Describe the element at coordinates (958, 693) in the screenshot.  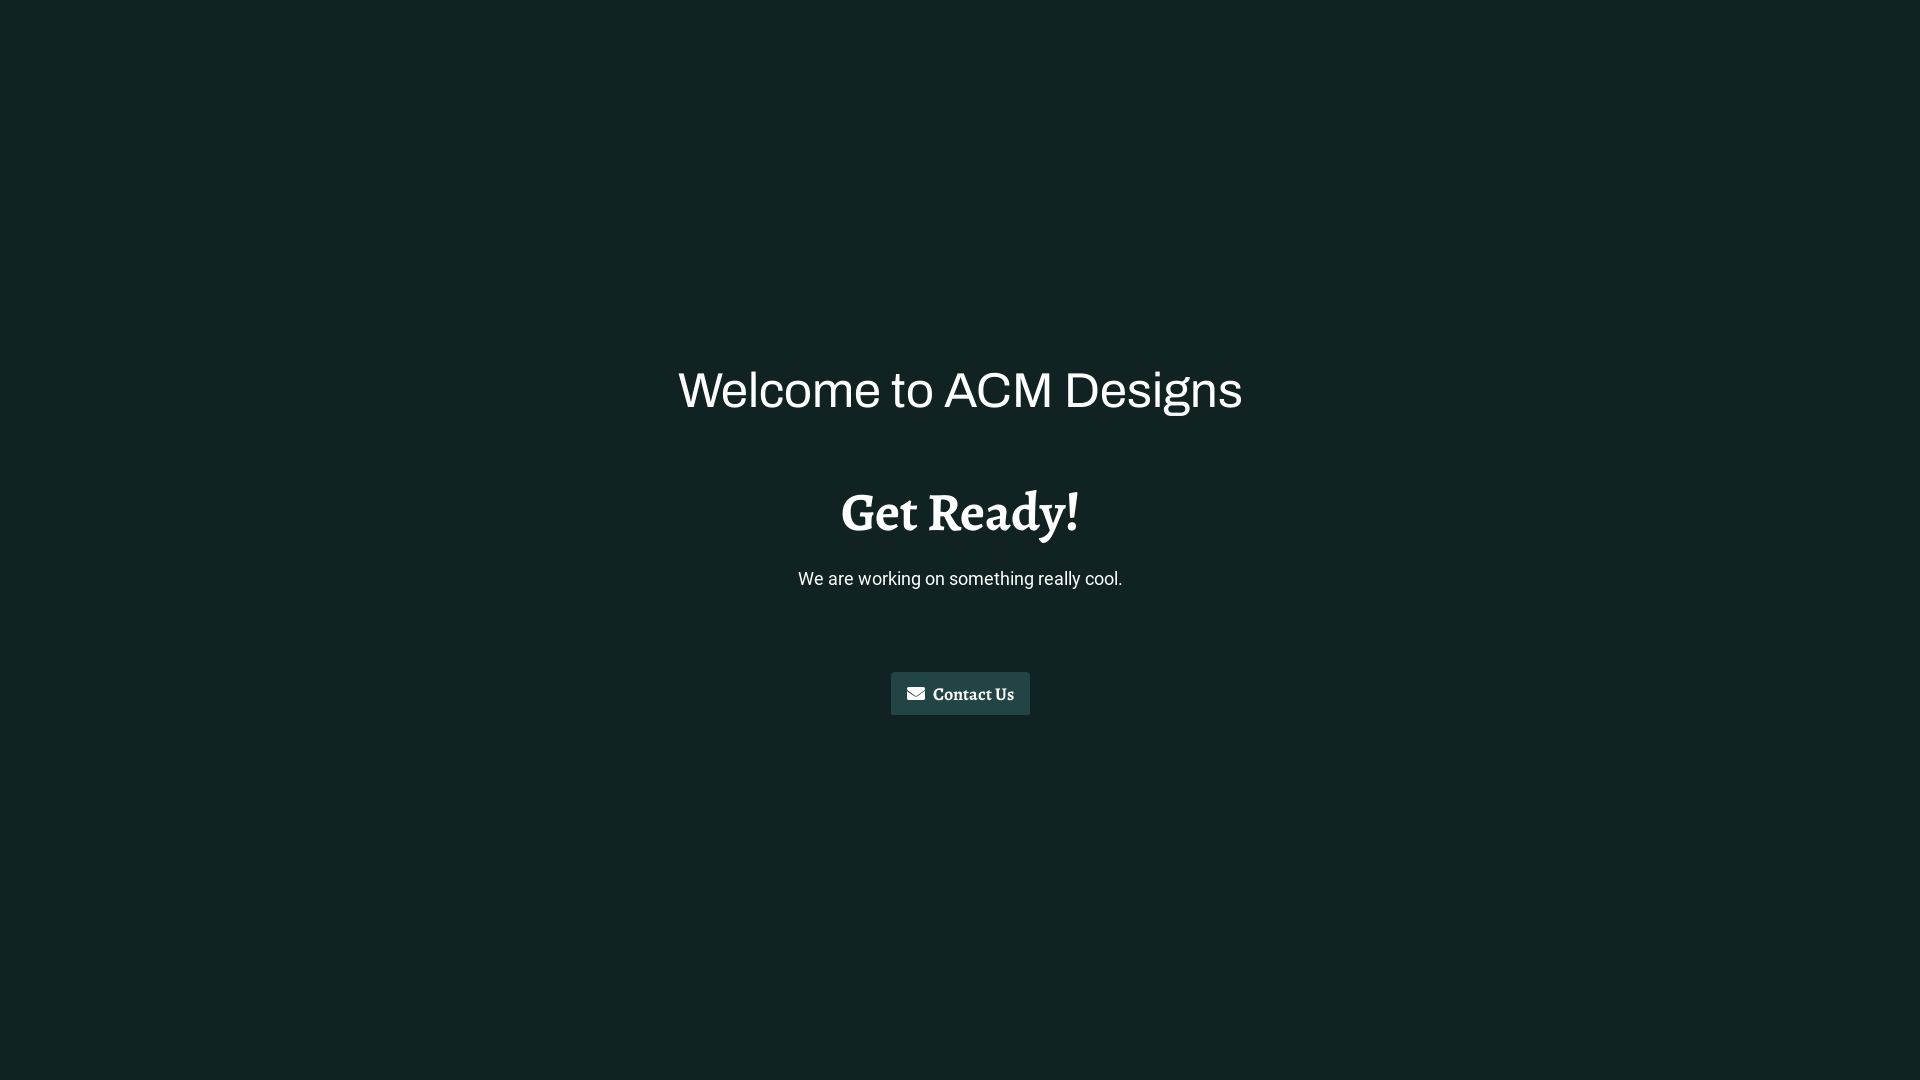
I see `'Contact Us'` at that location.